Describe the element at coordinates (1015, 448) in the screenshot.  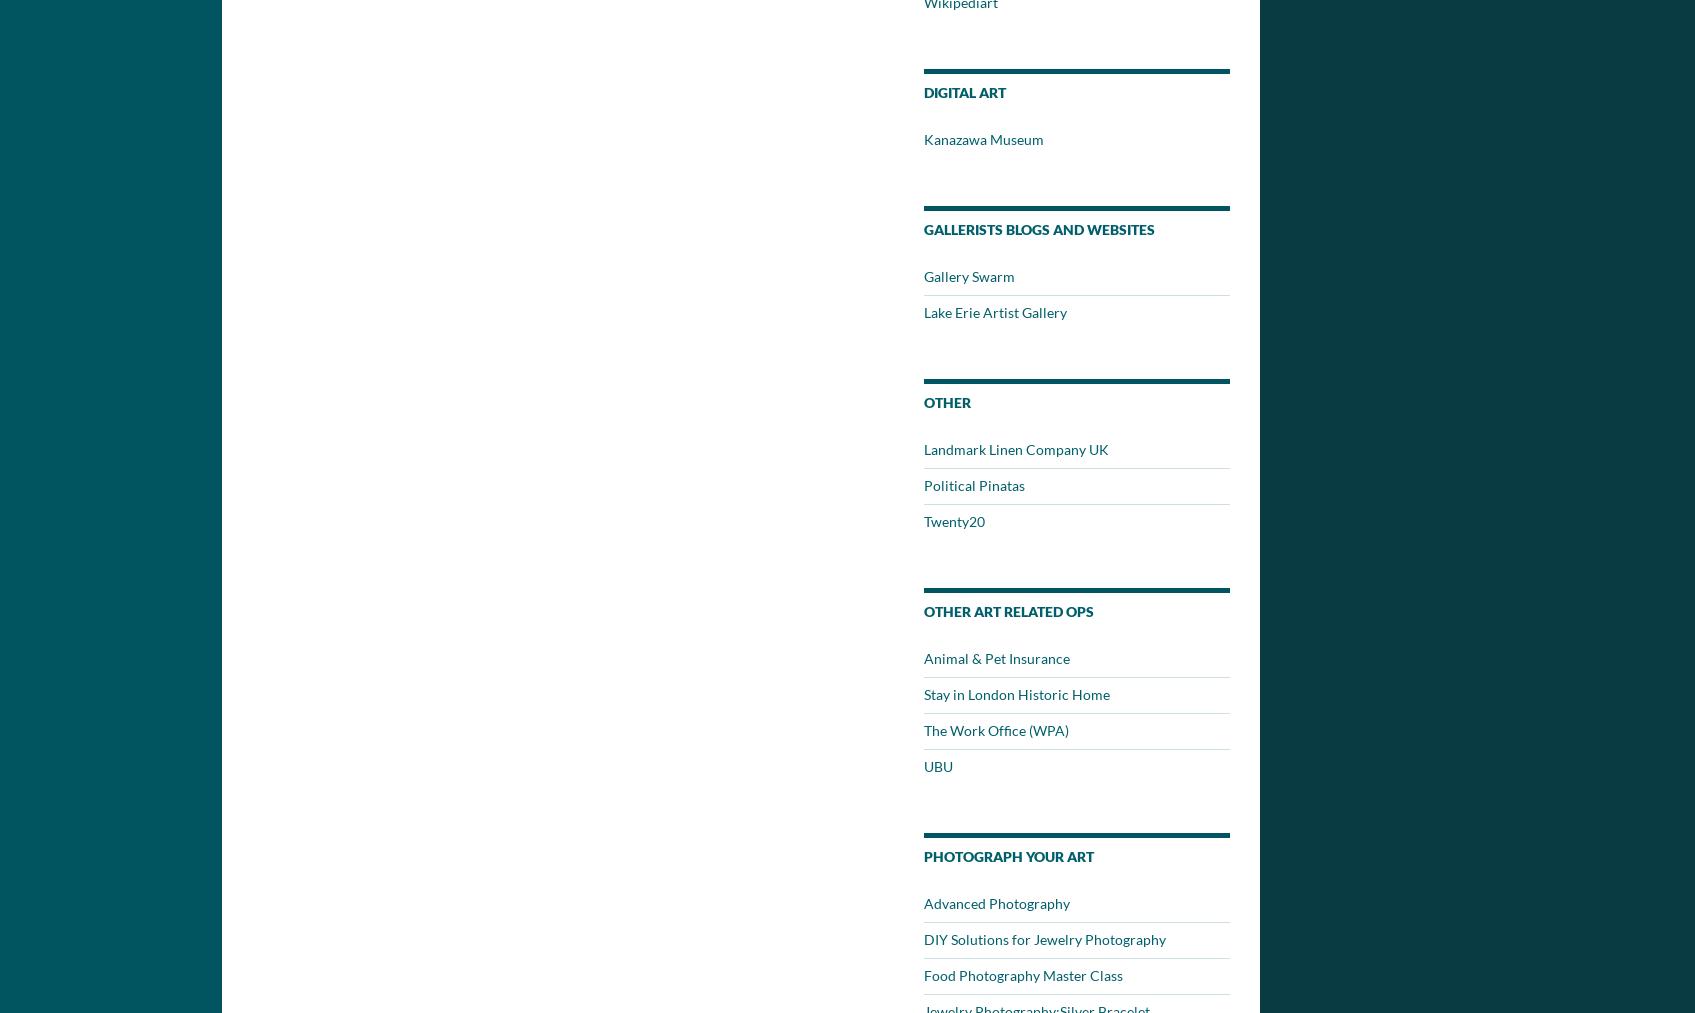
I see `'Landmark Linen Company UK'` at that location.